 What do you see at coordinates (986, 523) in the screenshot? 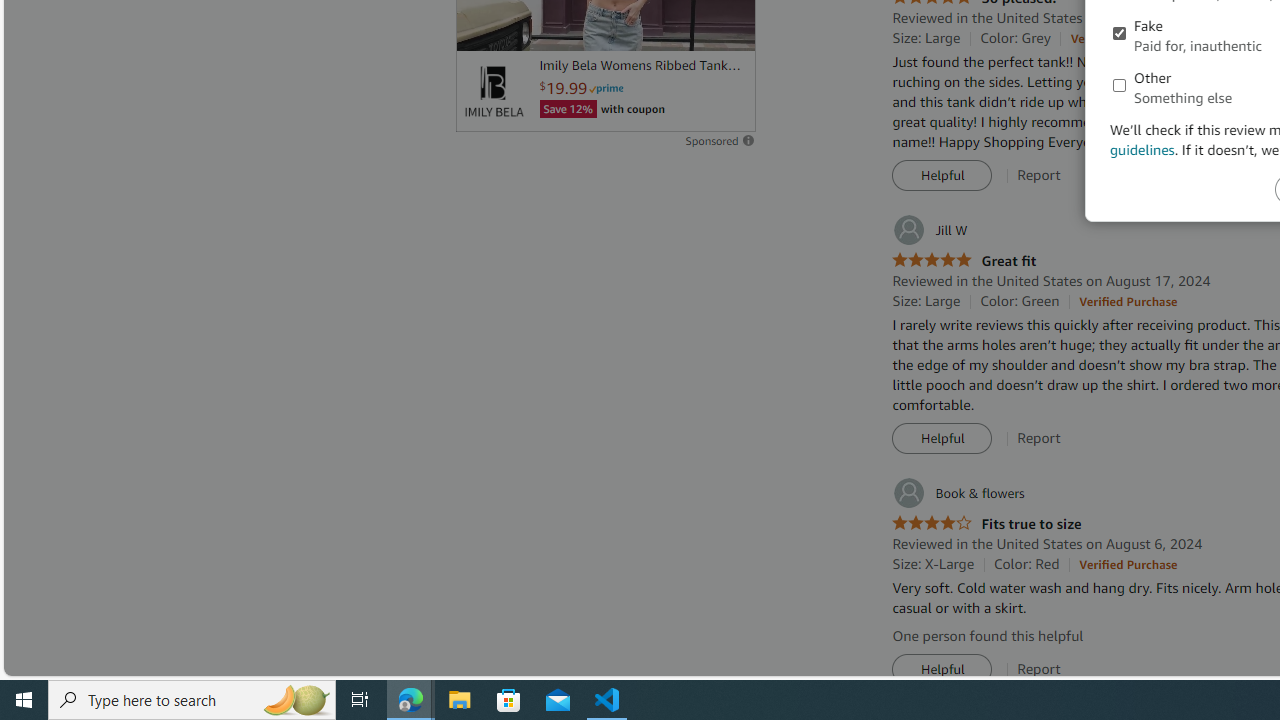
I see `'4.0 out of 5 stars Fits true to size'` at bounding box center [986, 523].